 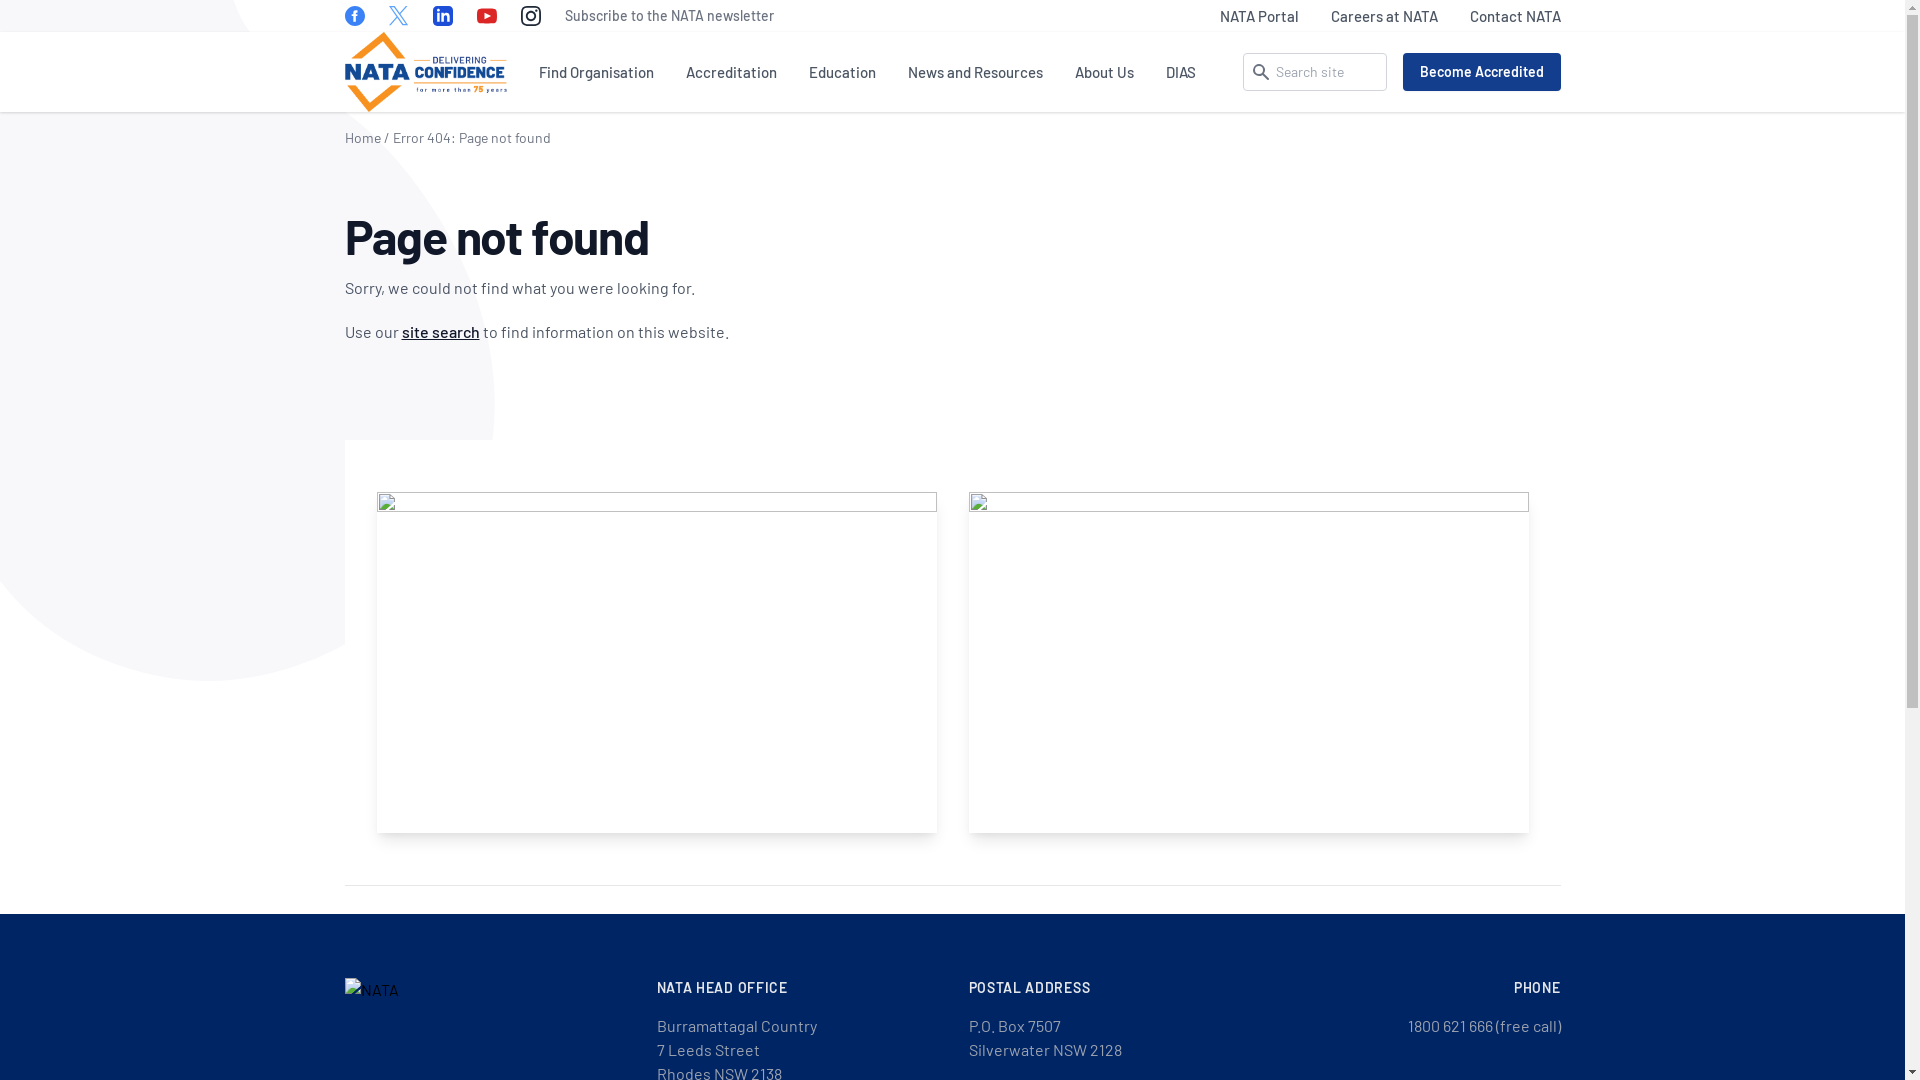 What do you see at coordinates (668, 15) in the screenshot?
I see `'Subscribe to the NATA newsletter'` at bounding box center [668, 15].